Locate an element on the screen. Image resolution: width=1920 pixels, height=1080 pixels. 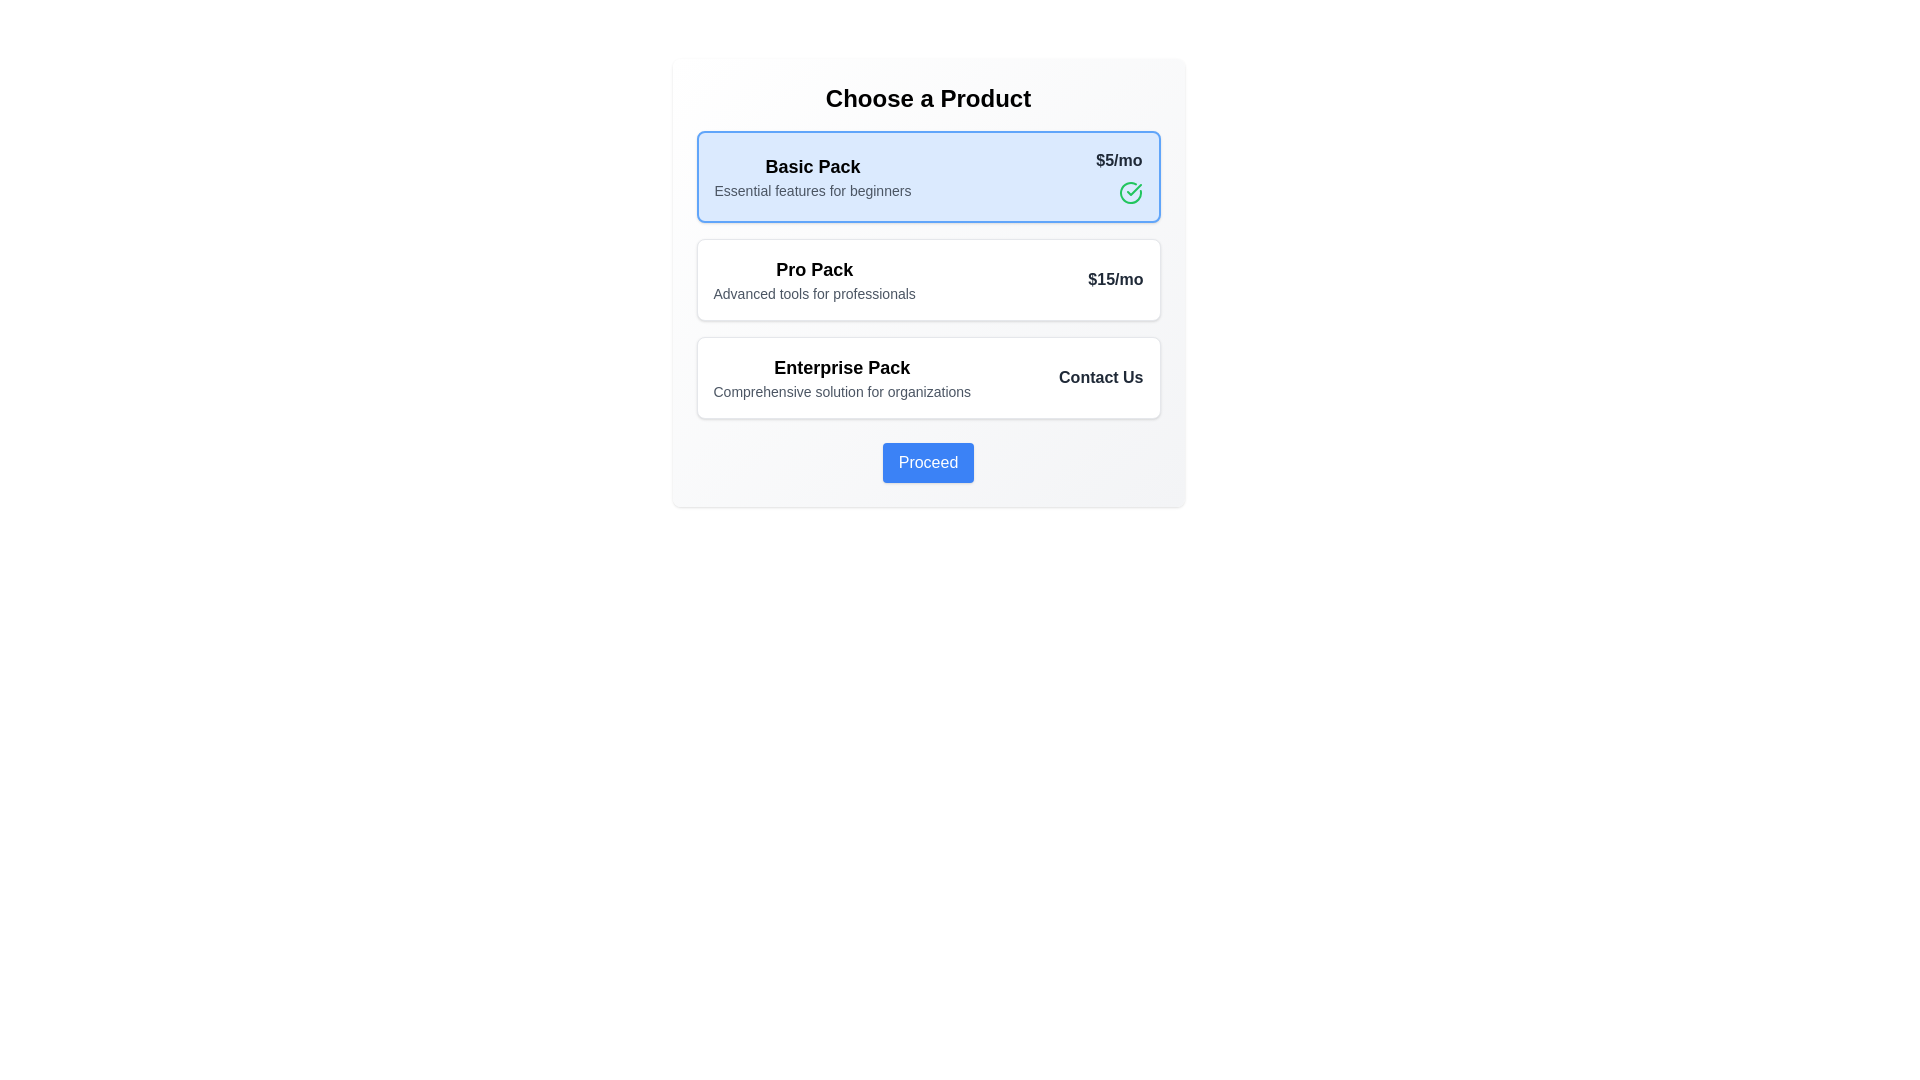
the 'Basic Pack' text block, which includes the heading 'Basic Pack' and the subheading 'Essential features for beginners' is located at coordinates (812, 176).